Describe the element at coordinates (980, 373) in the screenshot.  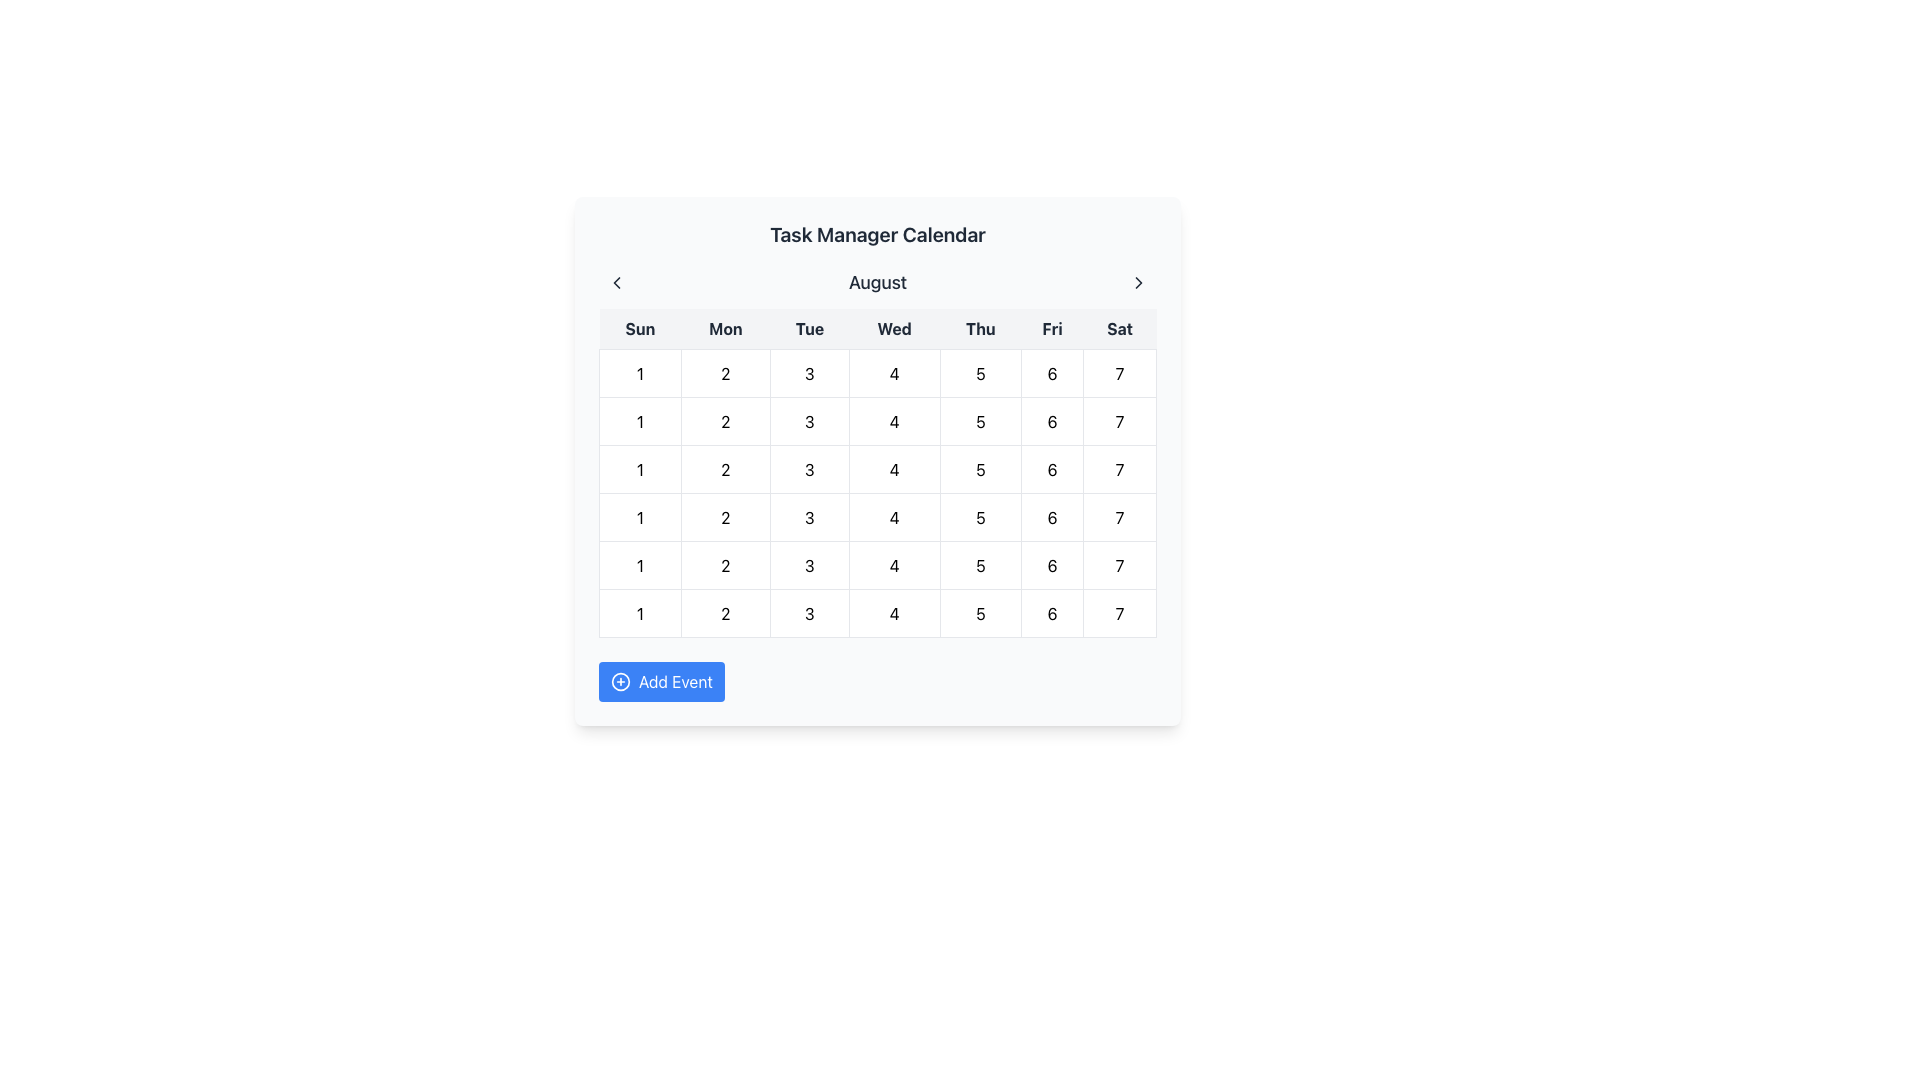
I see `the Text label displaying the date '5' in the calendar interface located in the fifth column (Thursday) of the grid` at that location.